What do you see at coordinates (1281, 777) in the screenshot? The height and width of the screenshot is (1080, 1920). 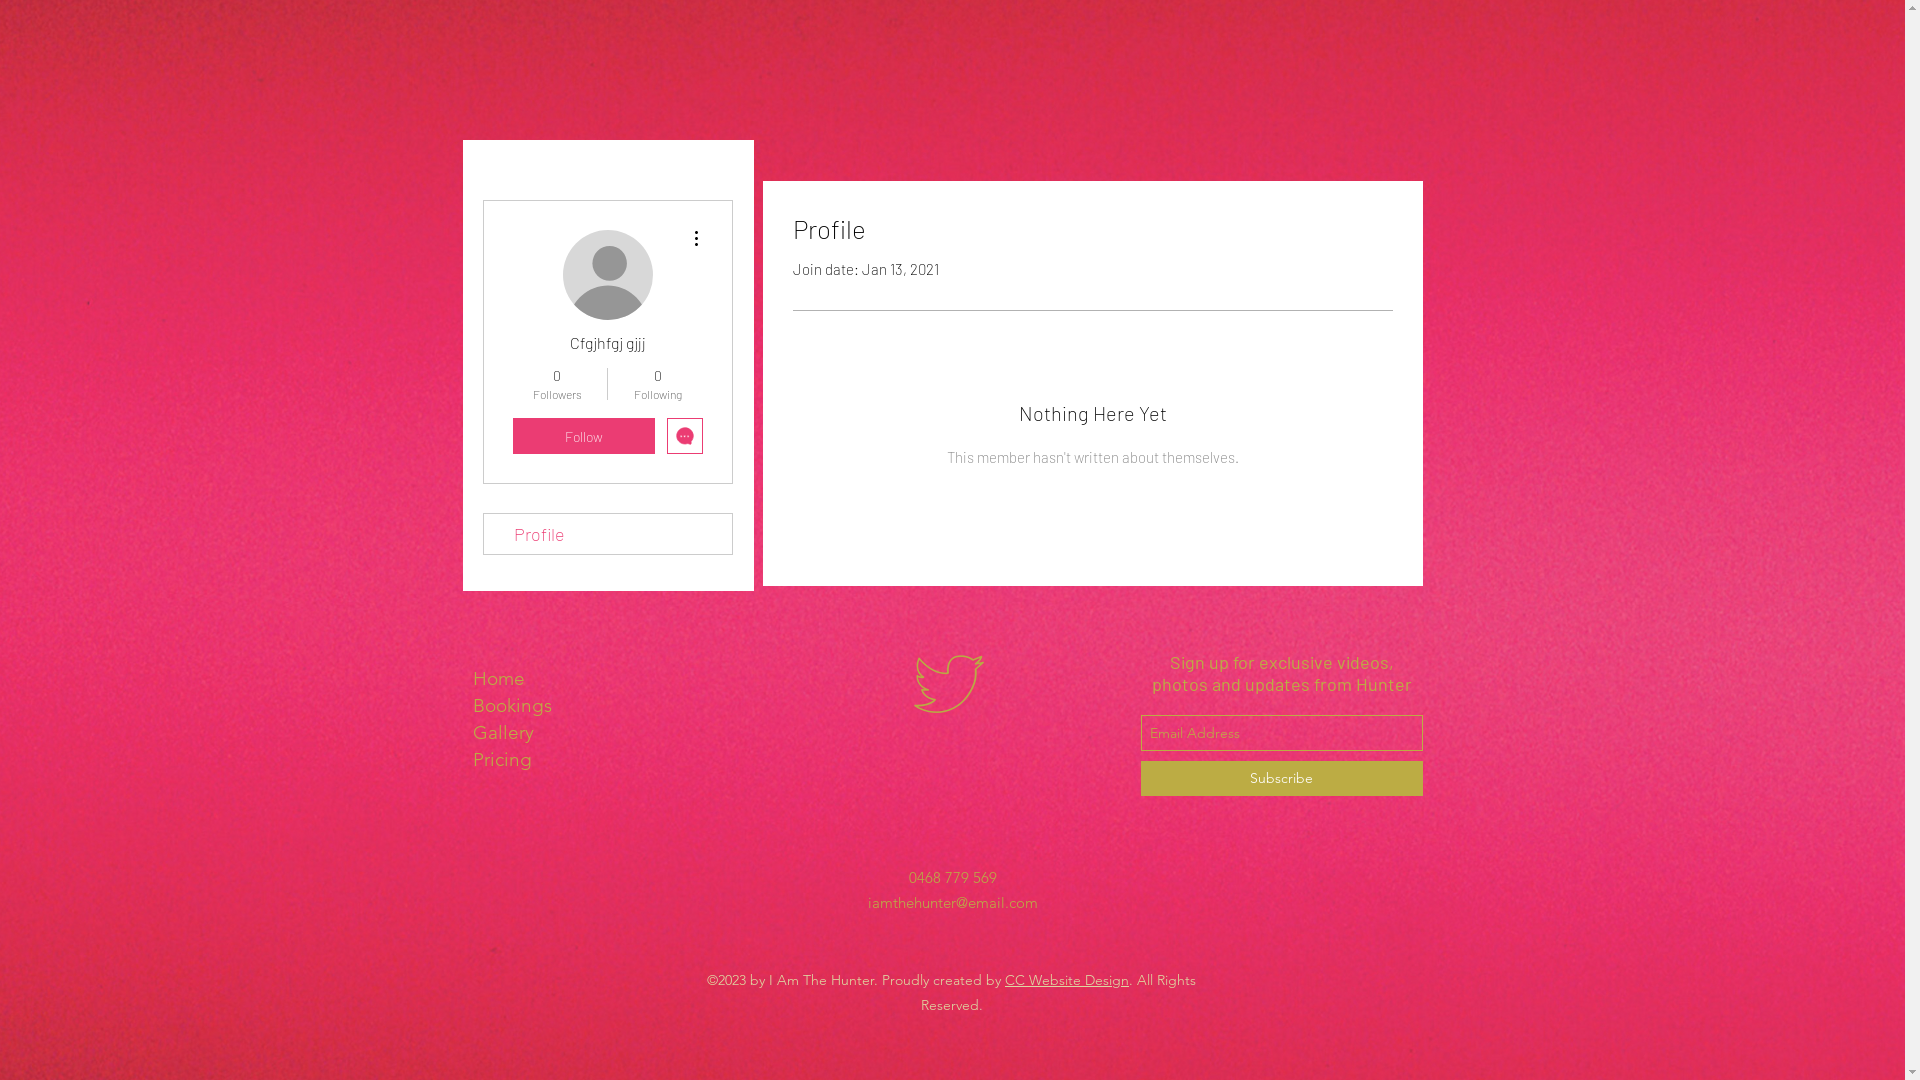 I see `'Subscribe'` at bounding box center [1281, 777].